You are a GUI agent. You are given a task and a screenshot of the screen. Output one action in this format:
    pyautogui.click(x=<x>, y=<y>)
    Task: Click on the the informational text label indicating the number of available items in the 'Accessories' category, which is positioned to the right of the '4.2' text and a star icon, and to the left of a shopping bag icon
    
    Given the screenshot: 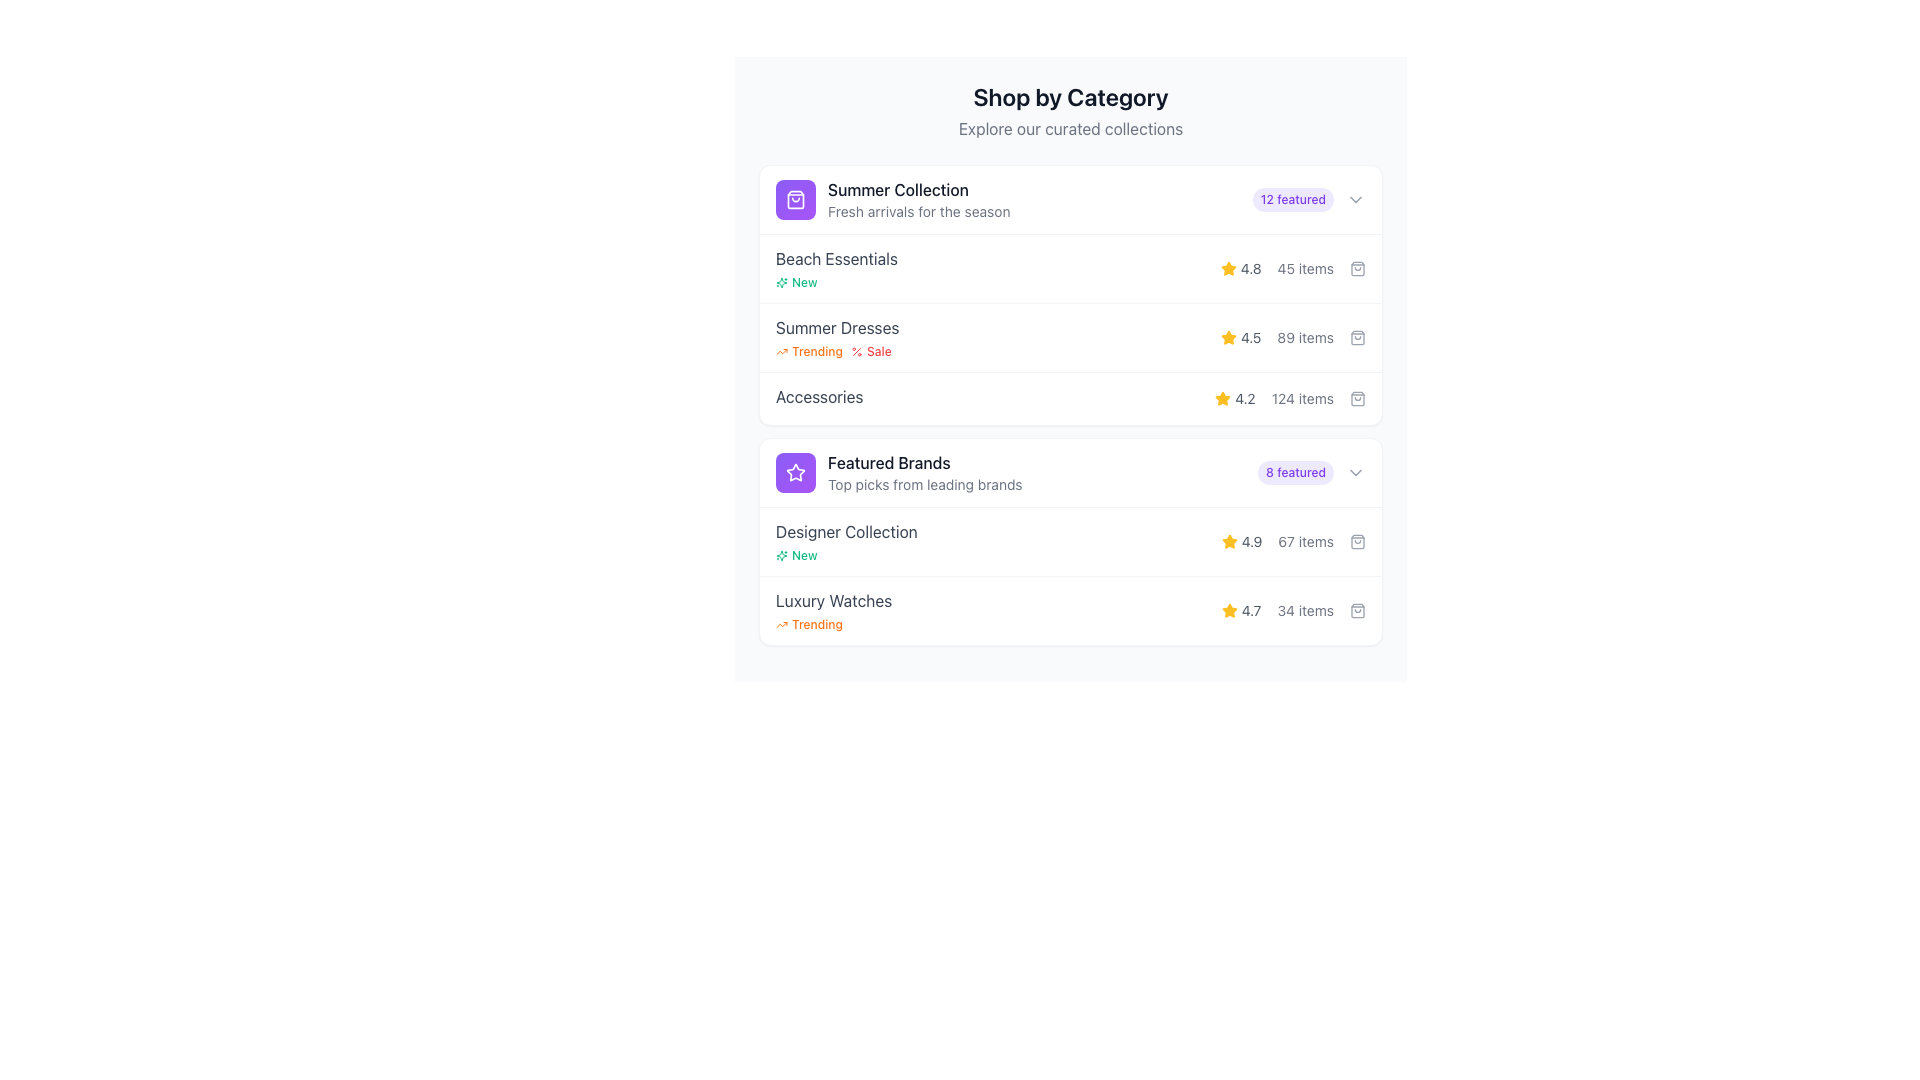 What is the action you would take?
    pyautogui.click(x=1302, y=398)
    